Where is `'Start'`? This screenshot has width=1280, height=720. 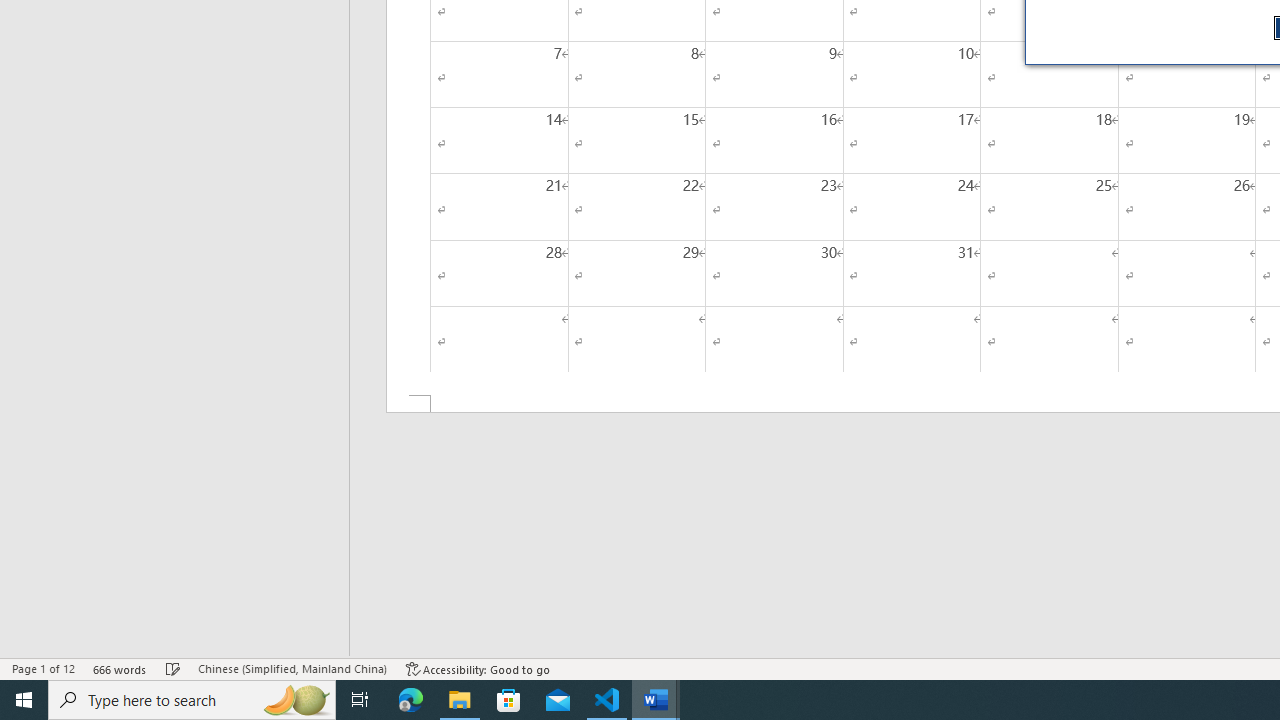 'Start' is located at coordinates (24, 698).